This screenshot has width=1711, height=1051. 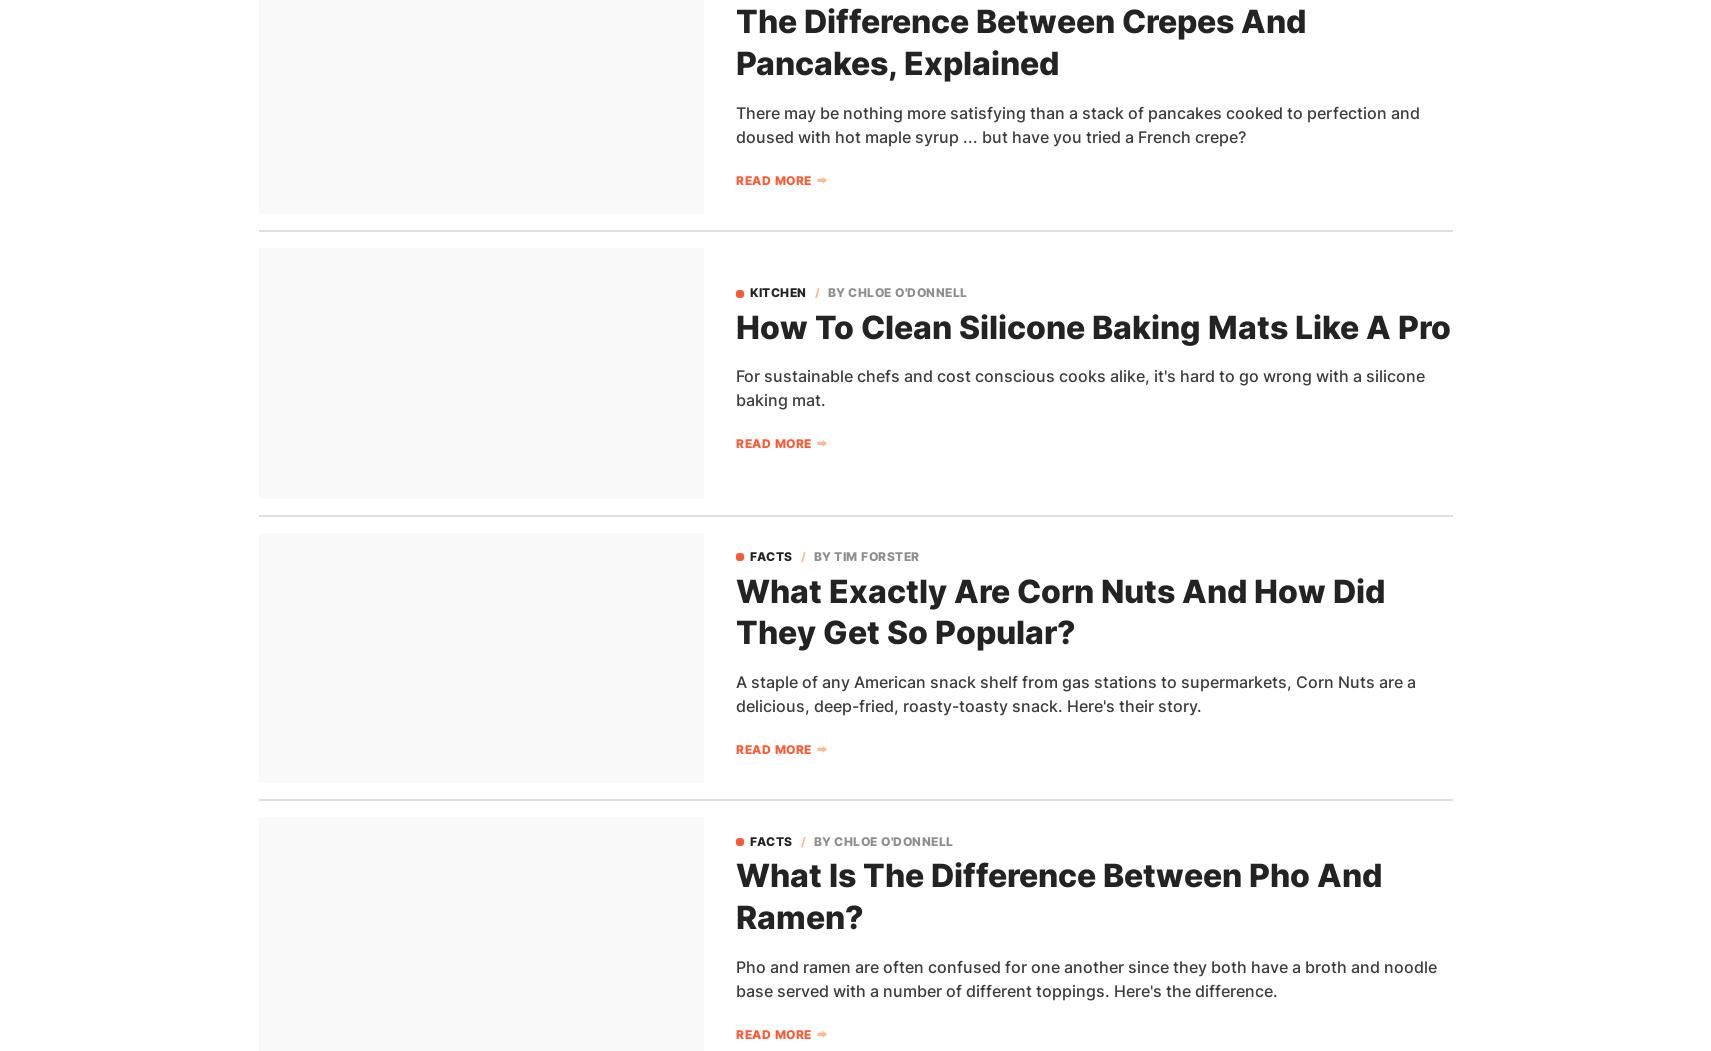 What do you see at coordinates (776, 291) in the screenshot?
I see `'Kitchen'` at bounding box center [776, 291].